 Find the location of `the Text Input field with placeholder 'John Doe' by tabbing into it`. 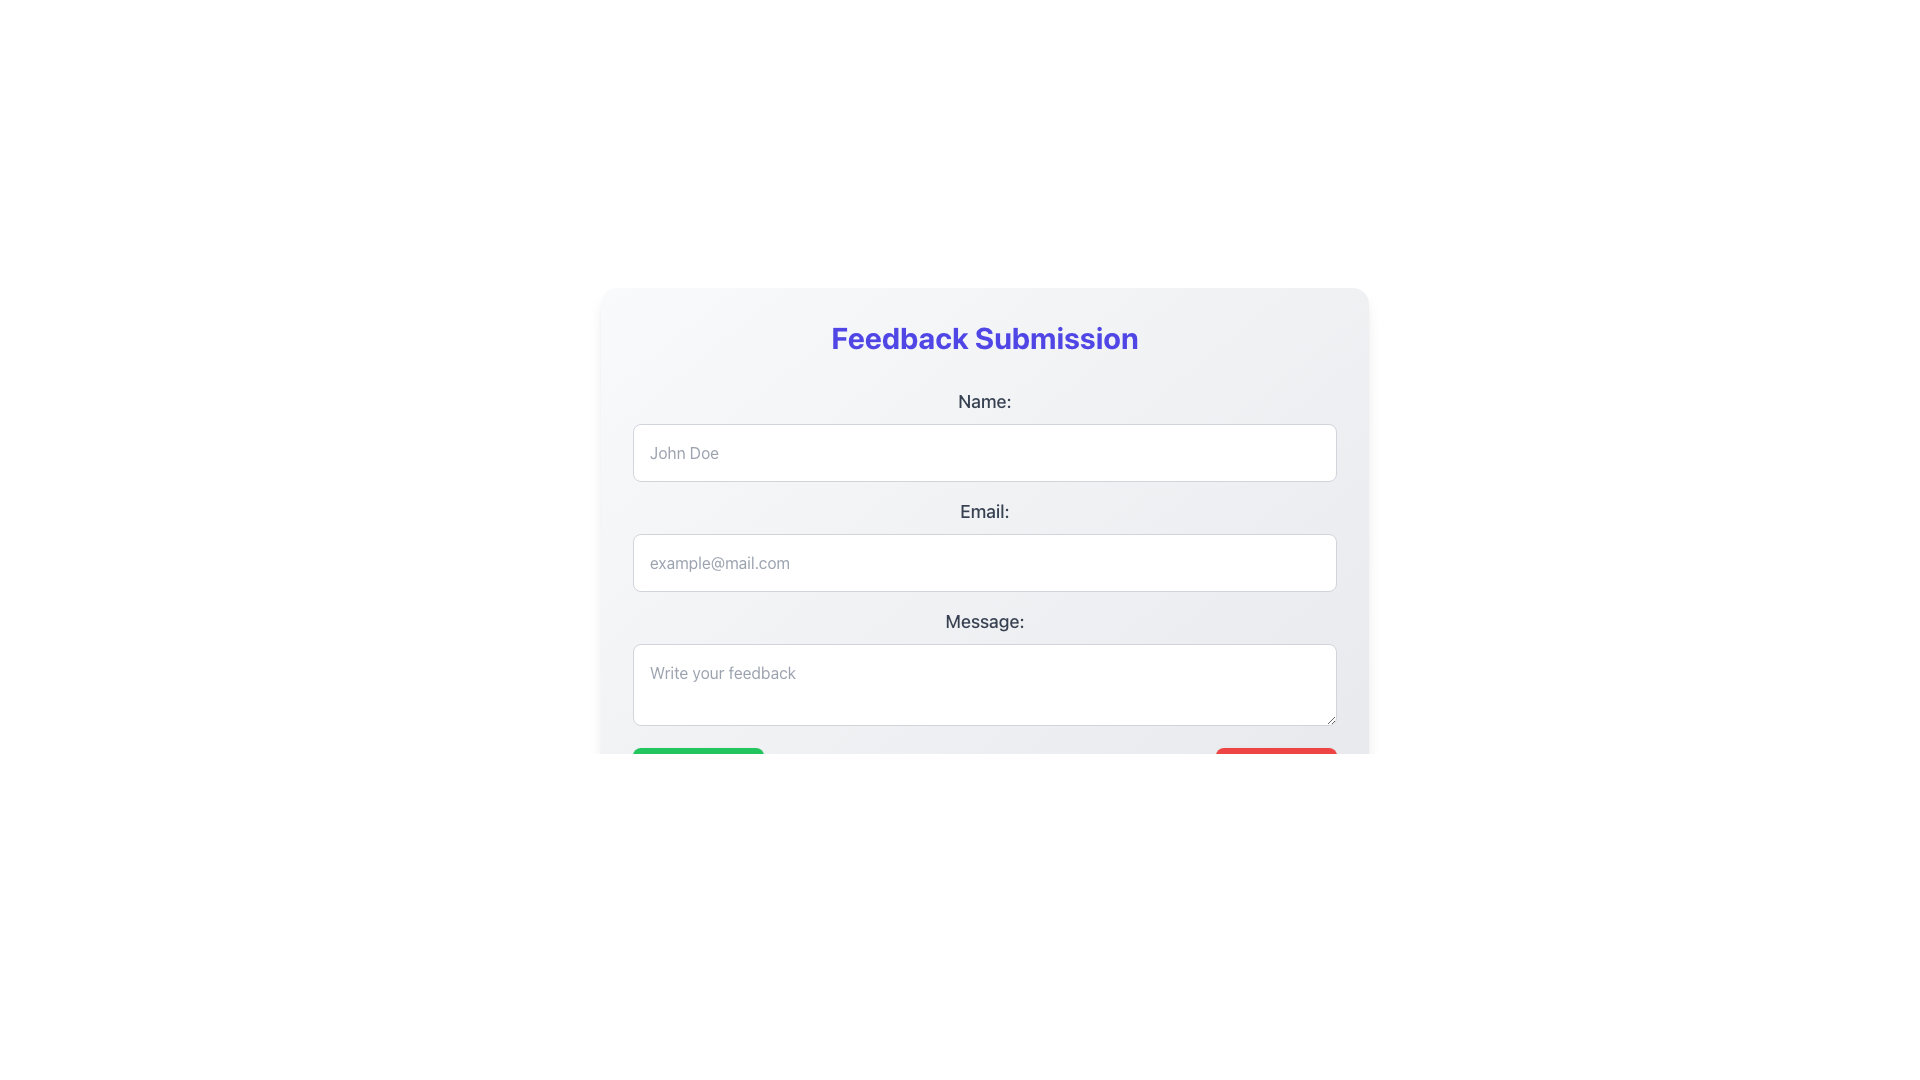

the Text Input field with placeholder 'John Doe' by tabbing into it is located at coordinates (984, 452).